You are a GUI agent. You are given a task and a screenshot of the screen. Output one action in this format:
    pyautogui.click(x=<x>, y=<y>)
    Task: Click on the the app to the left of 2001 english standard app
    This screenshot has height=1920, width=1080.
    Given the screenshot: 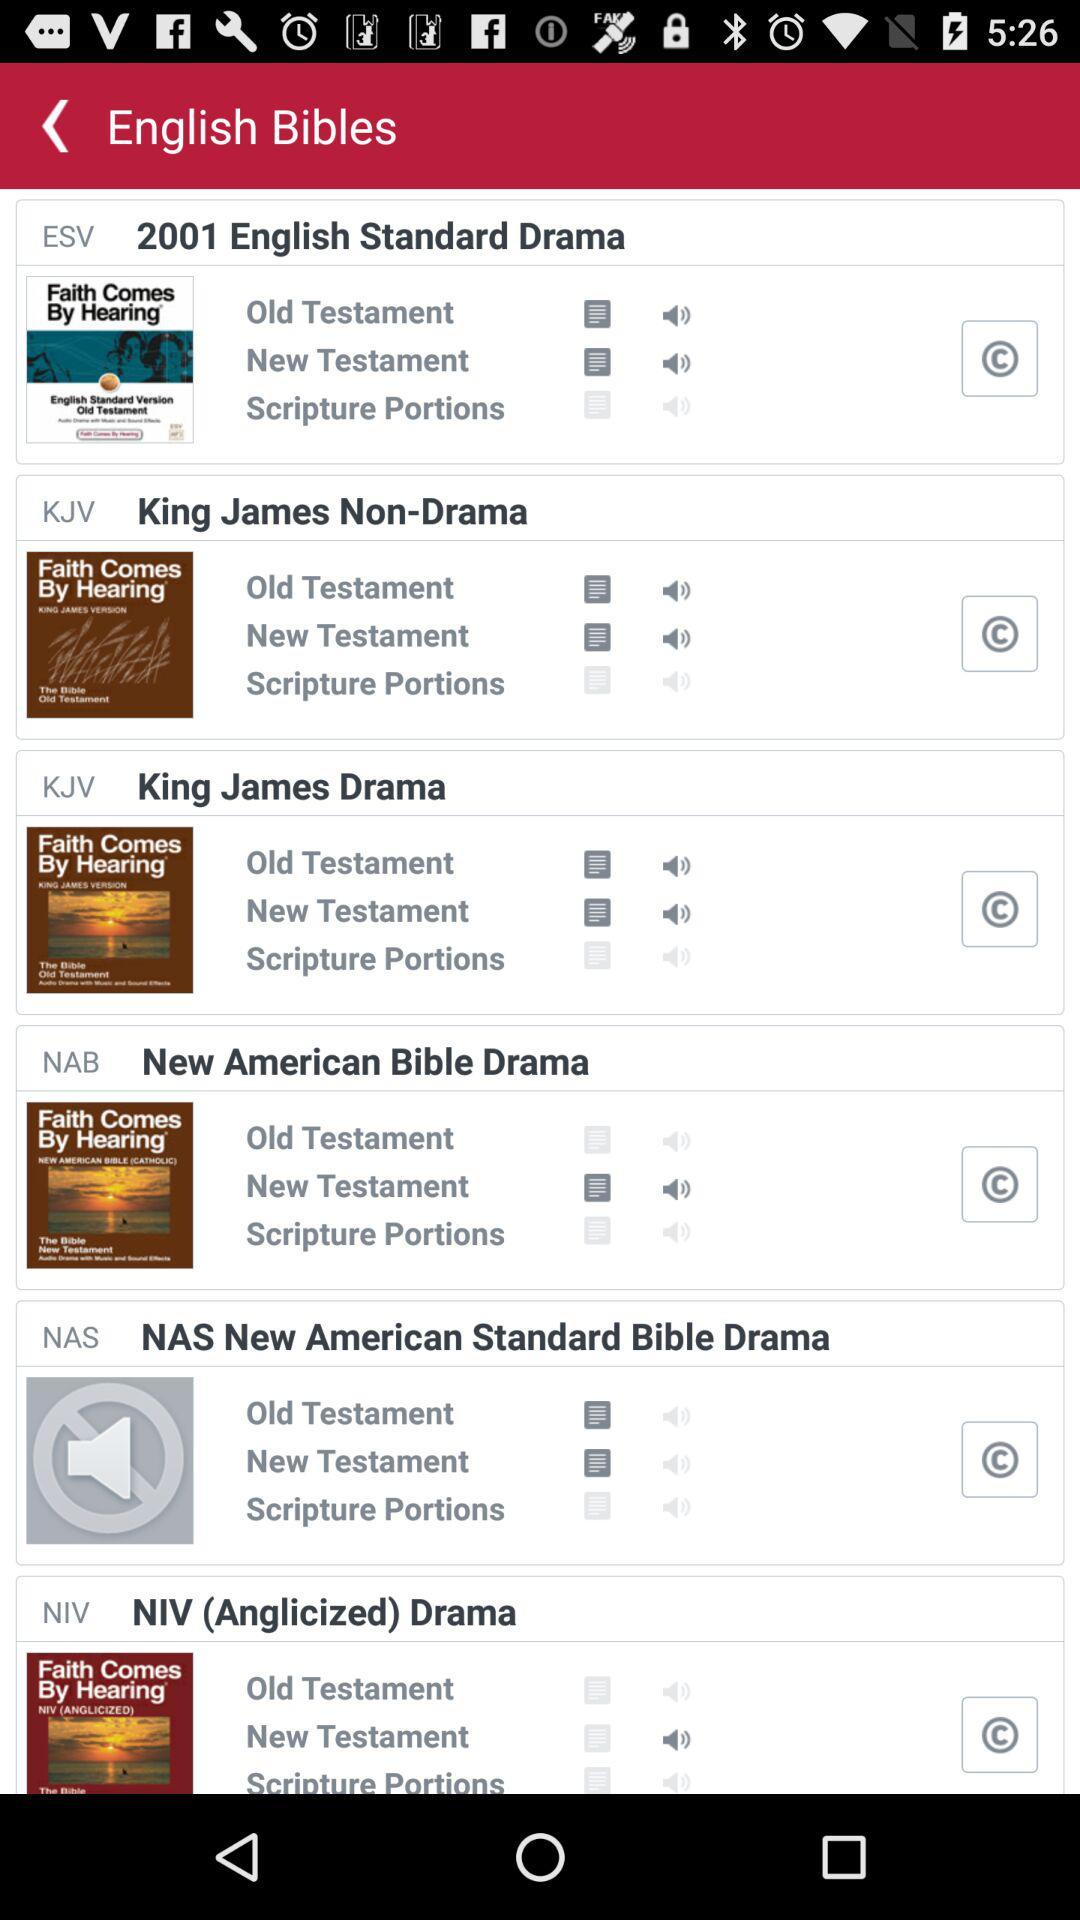 What is the action you would take?
    pyautogui.click(x=67, y=235)
    